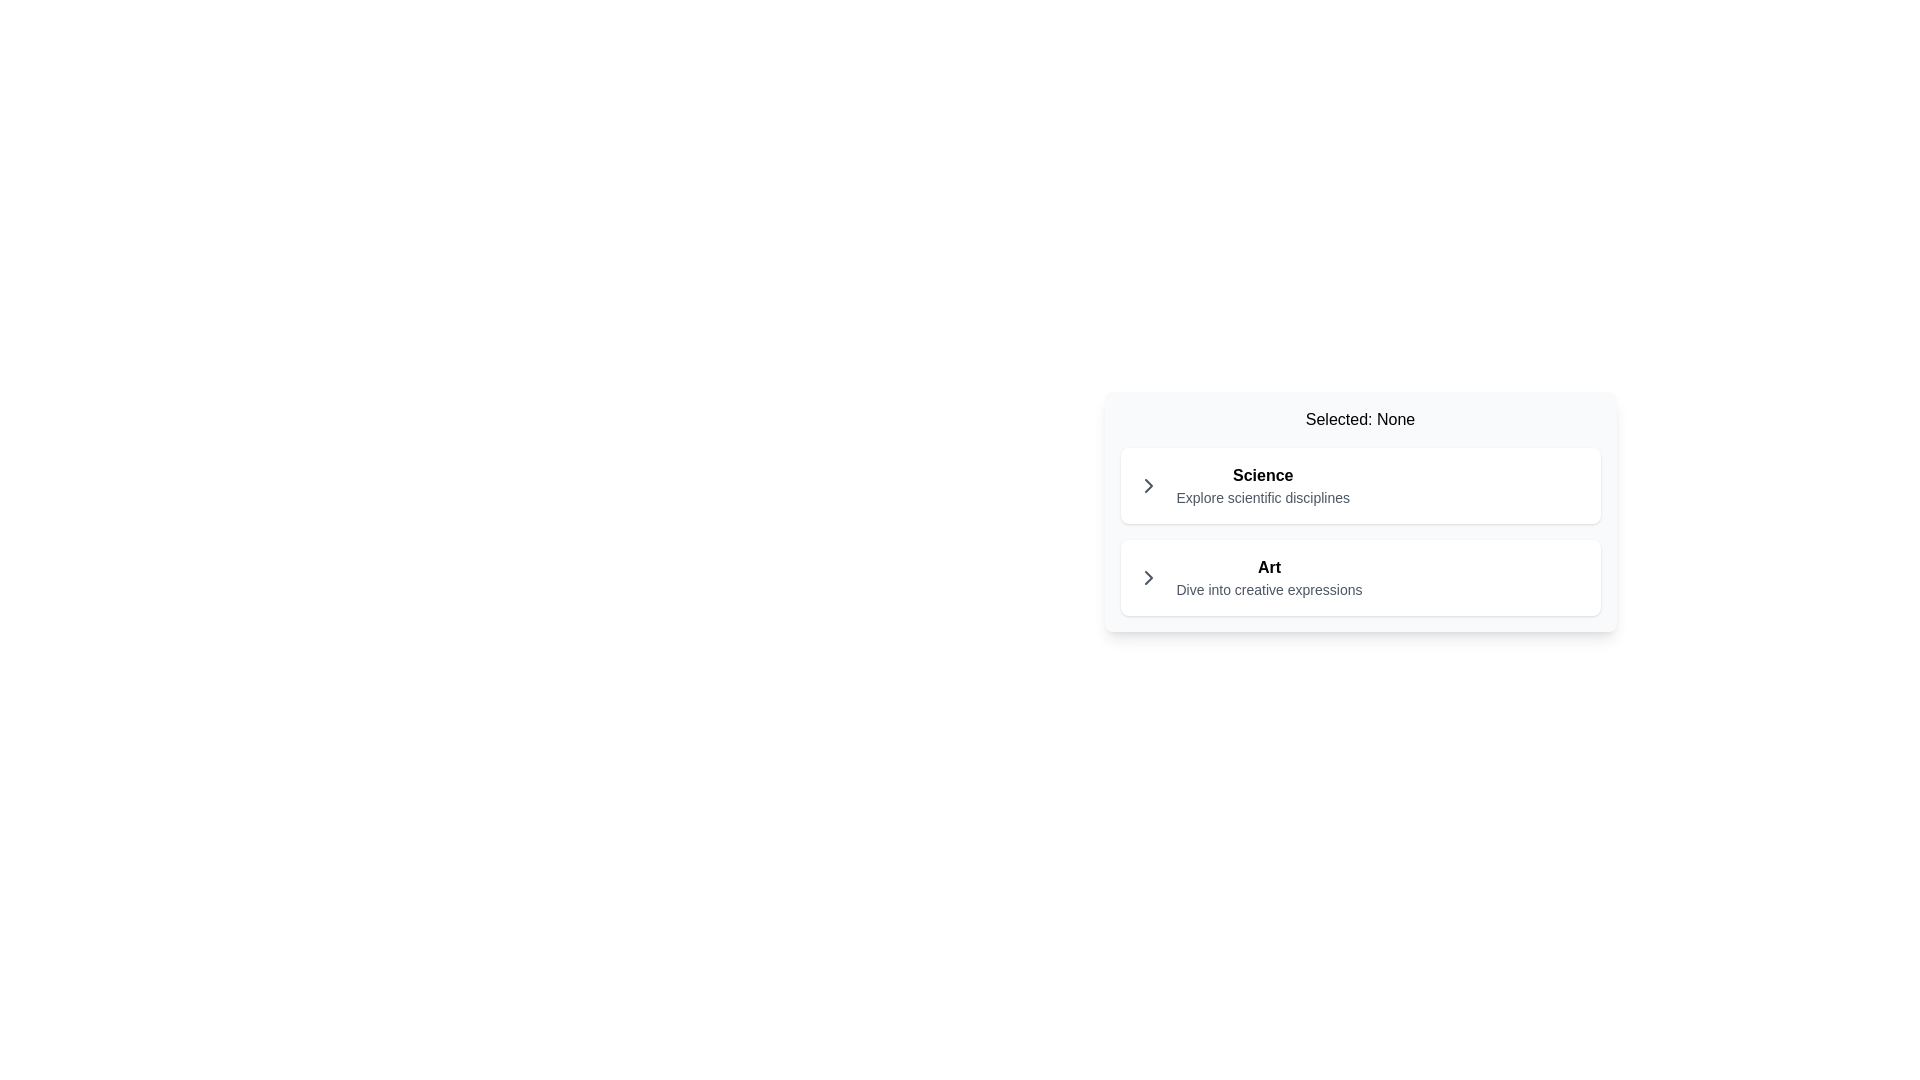 This screenshot has width=1920, height=1080. Describe the element at coordinates (1262, 486) in the screenshot. I see `the first selectable option in the vertical list related to scientific disciplines` at that location.